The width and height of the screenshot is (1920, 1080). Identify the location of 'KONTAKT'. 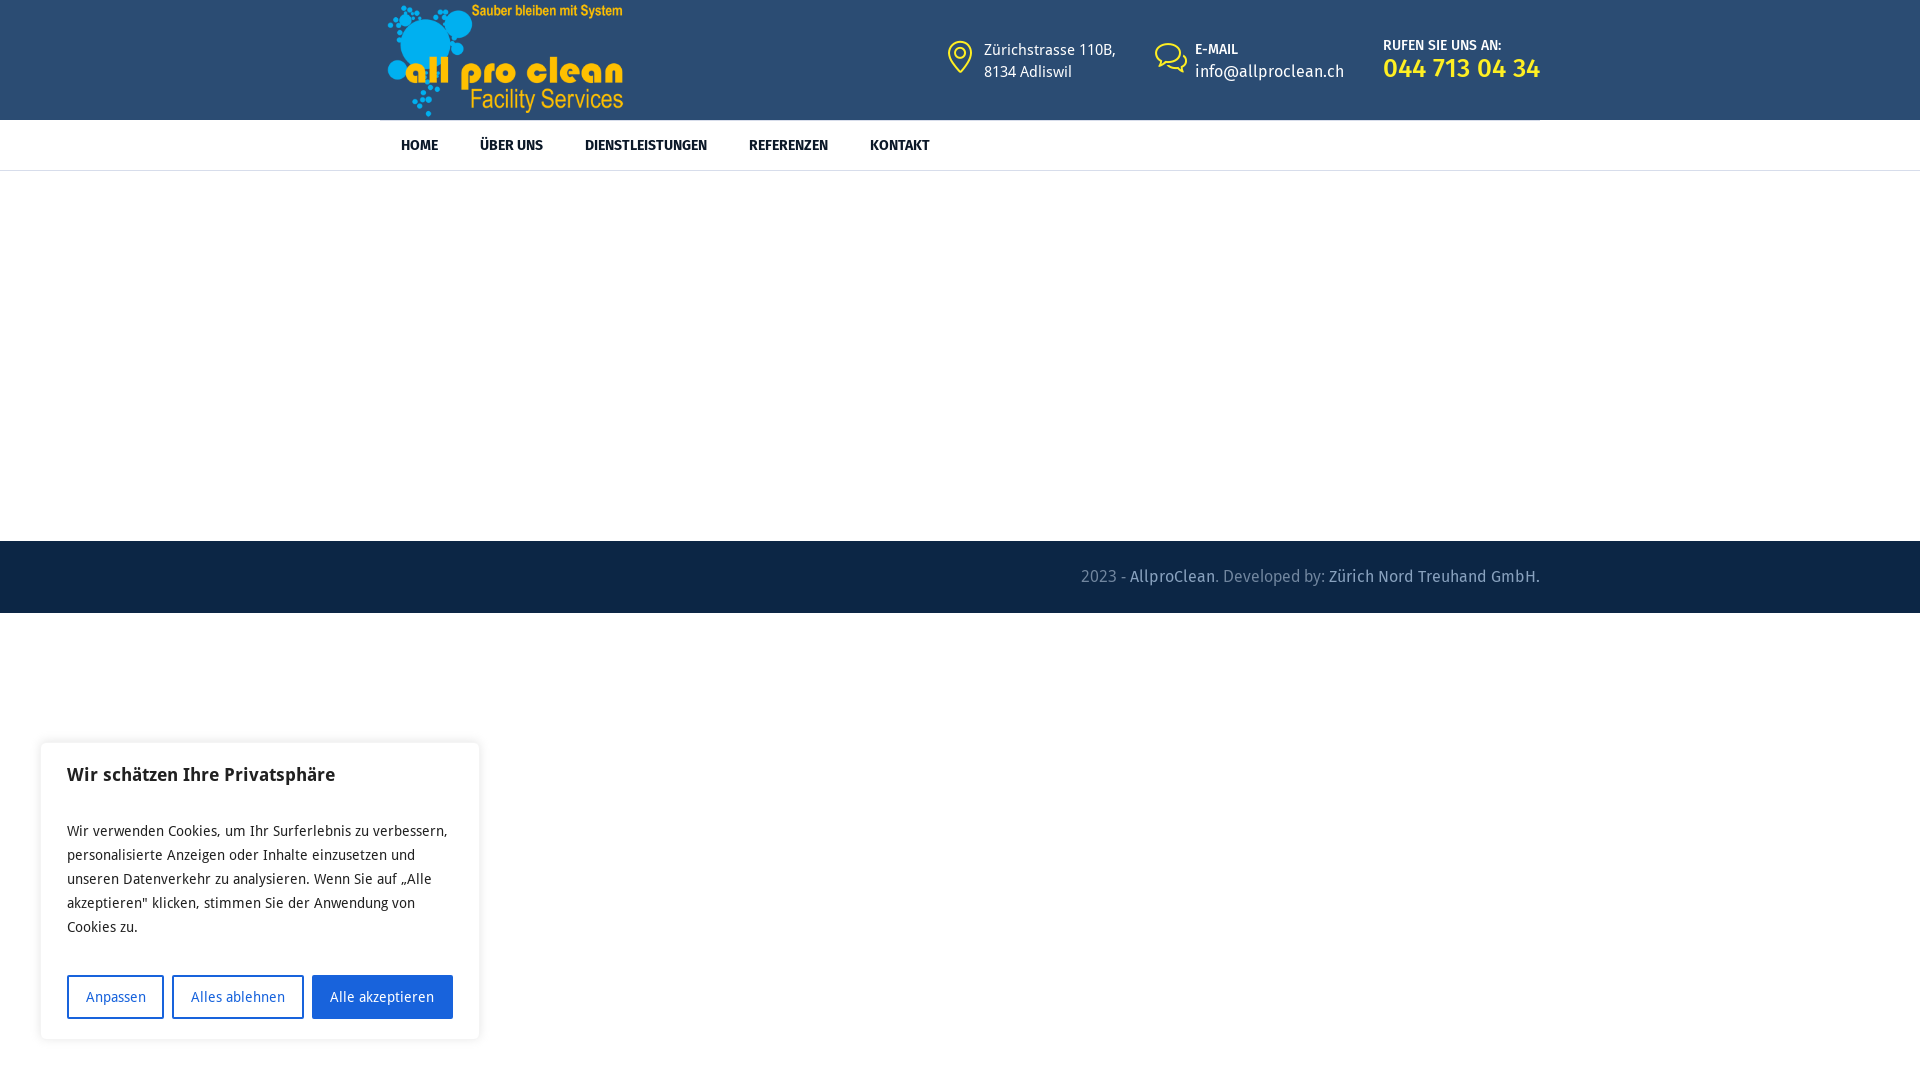
(899, 145).